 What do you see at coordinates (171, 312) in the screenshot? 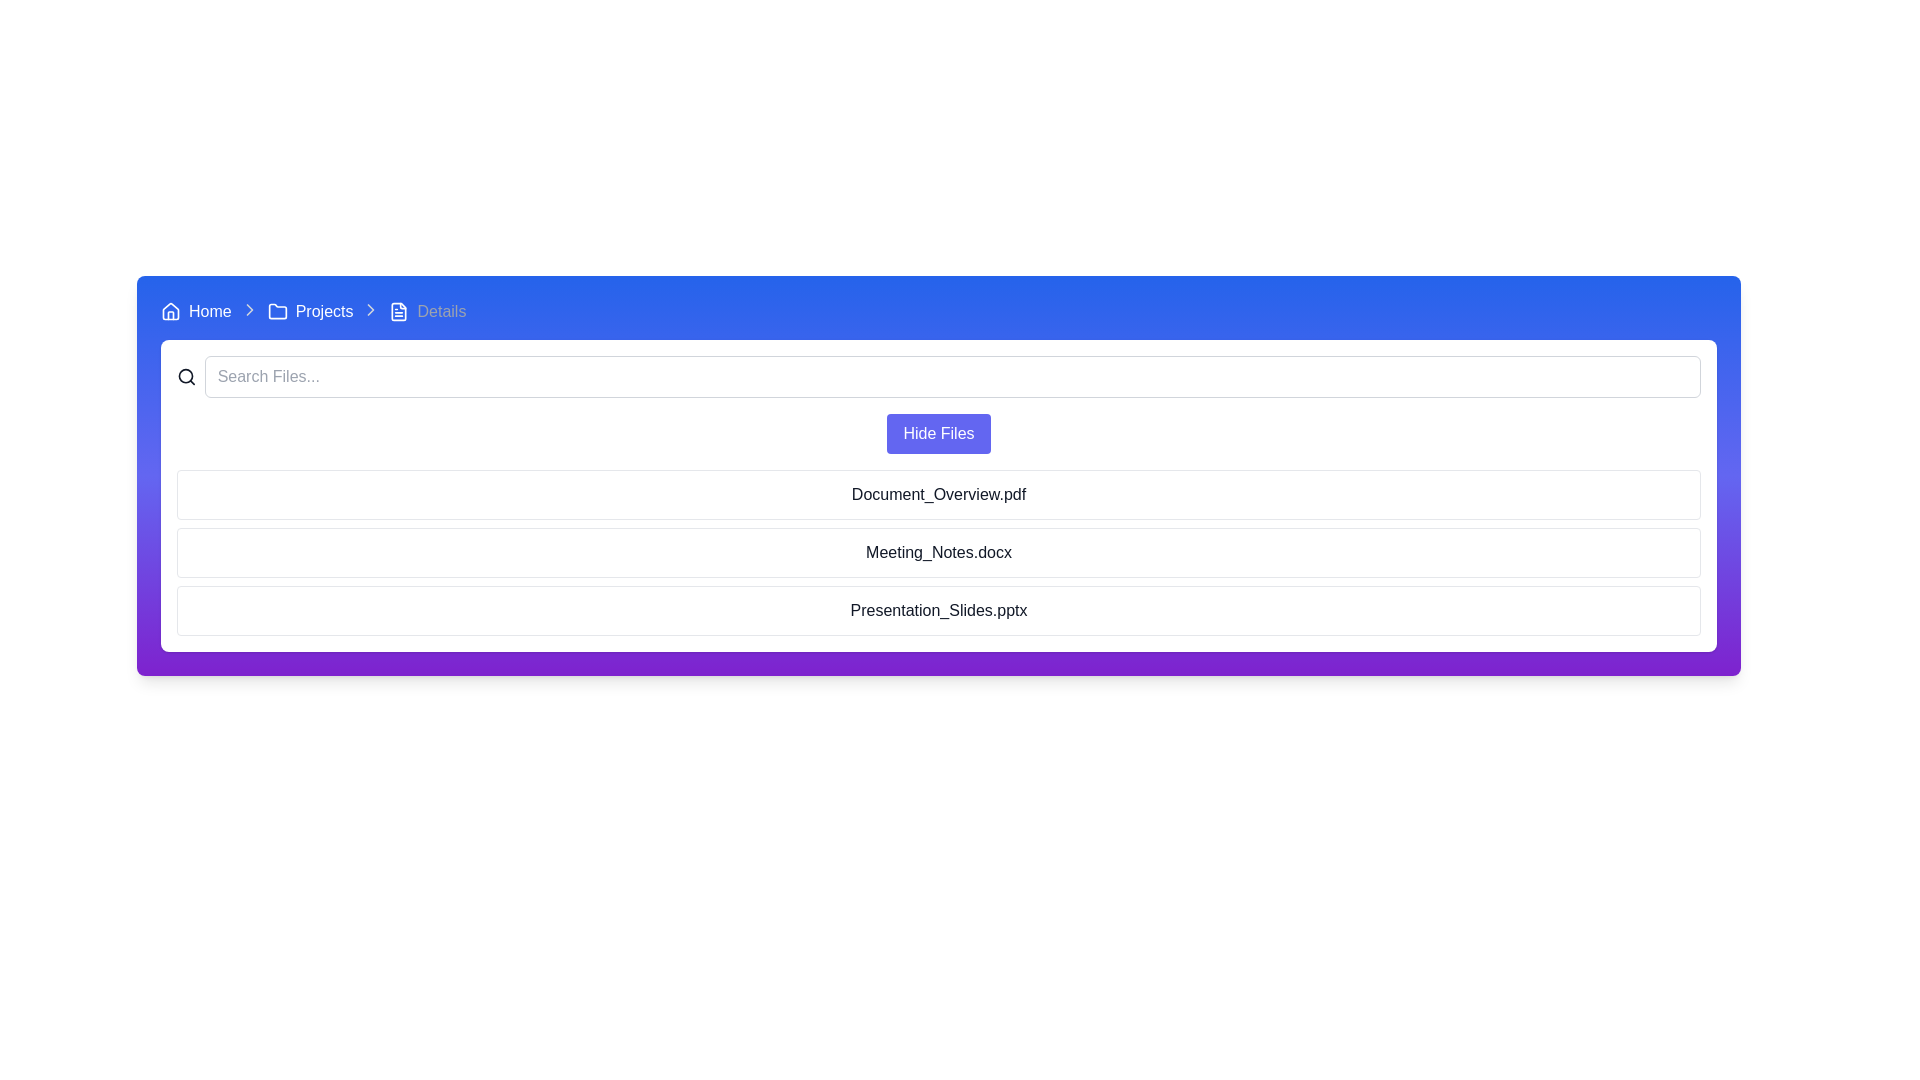
I see `the house-like icon located at the far left within the navigation bar` at bounding box center [171, 312].